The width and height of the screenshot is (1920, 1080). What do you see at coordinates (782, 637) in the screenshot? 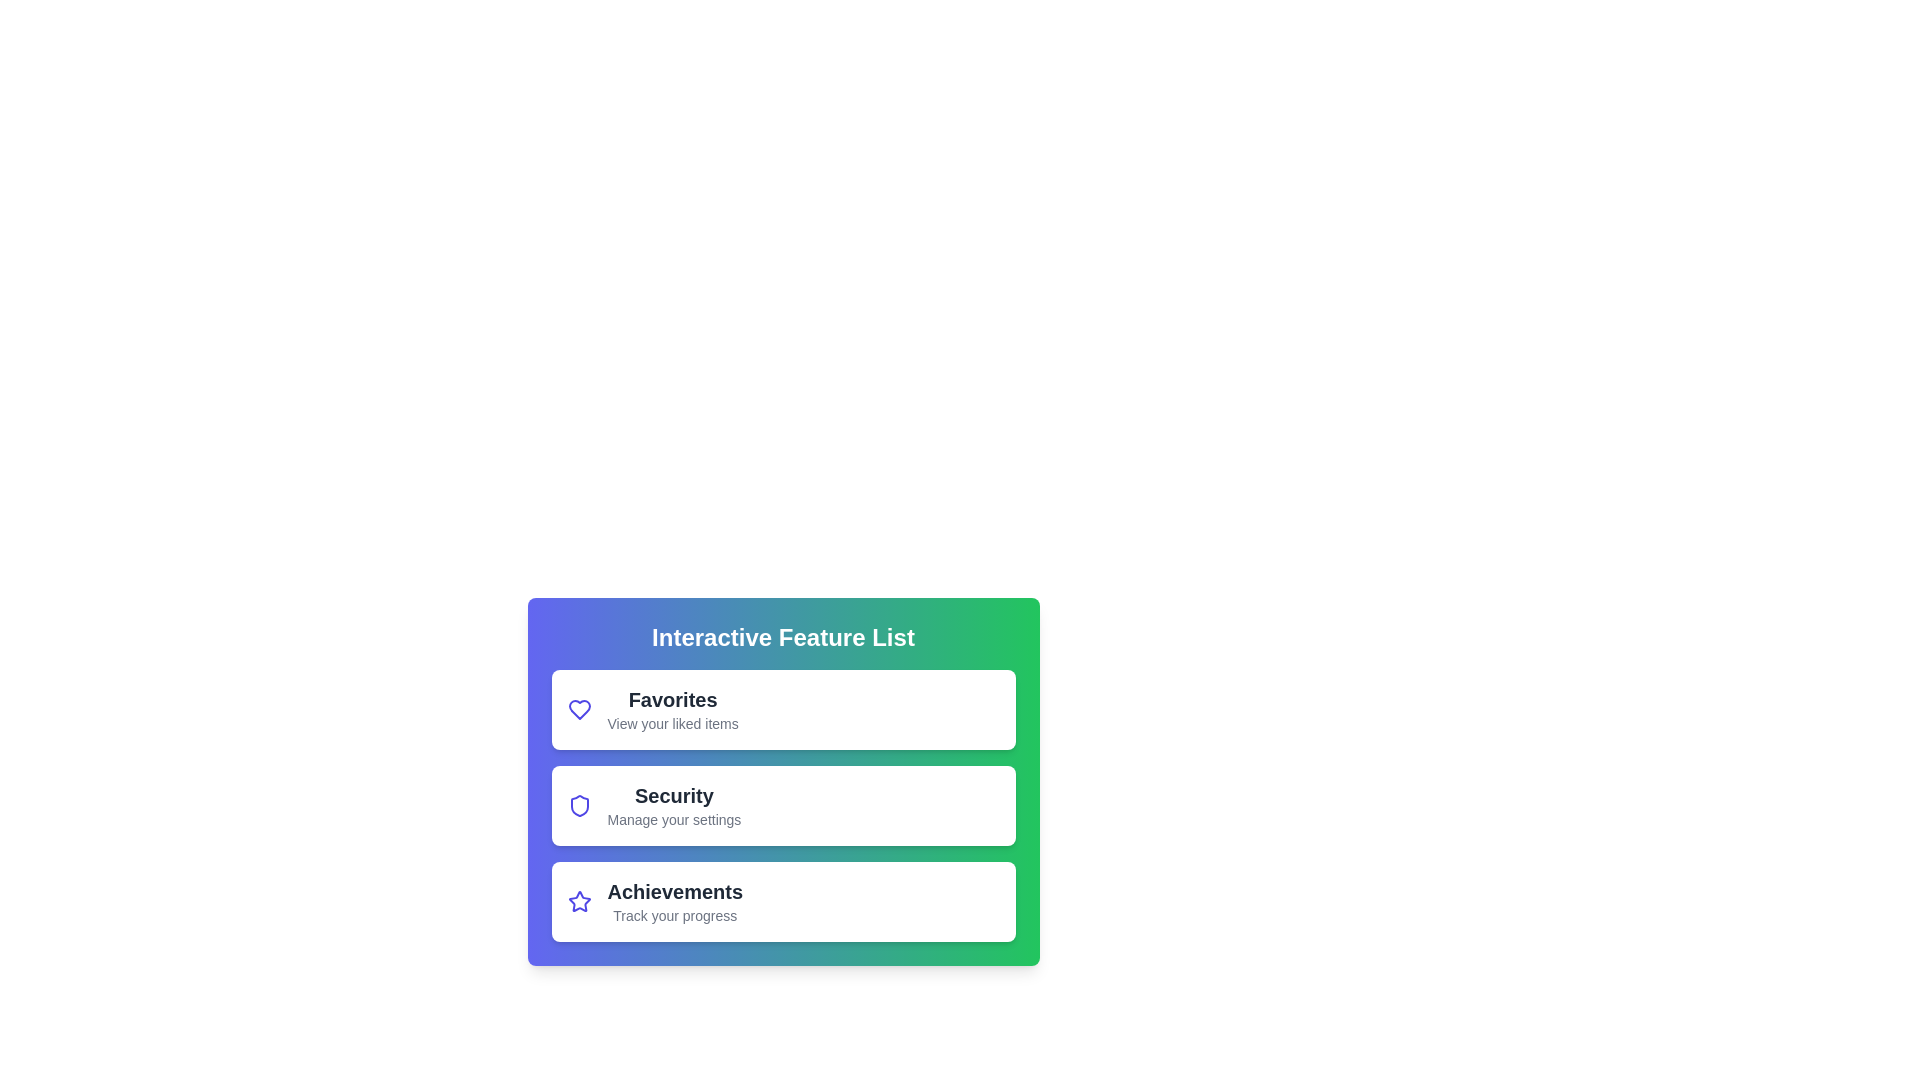
I see `the title text 'Interactive Feature List' to visually inspect it` at bounding box center [782, 637].